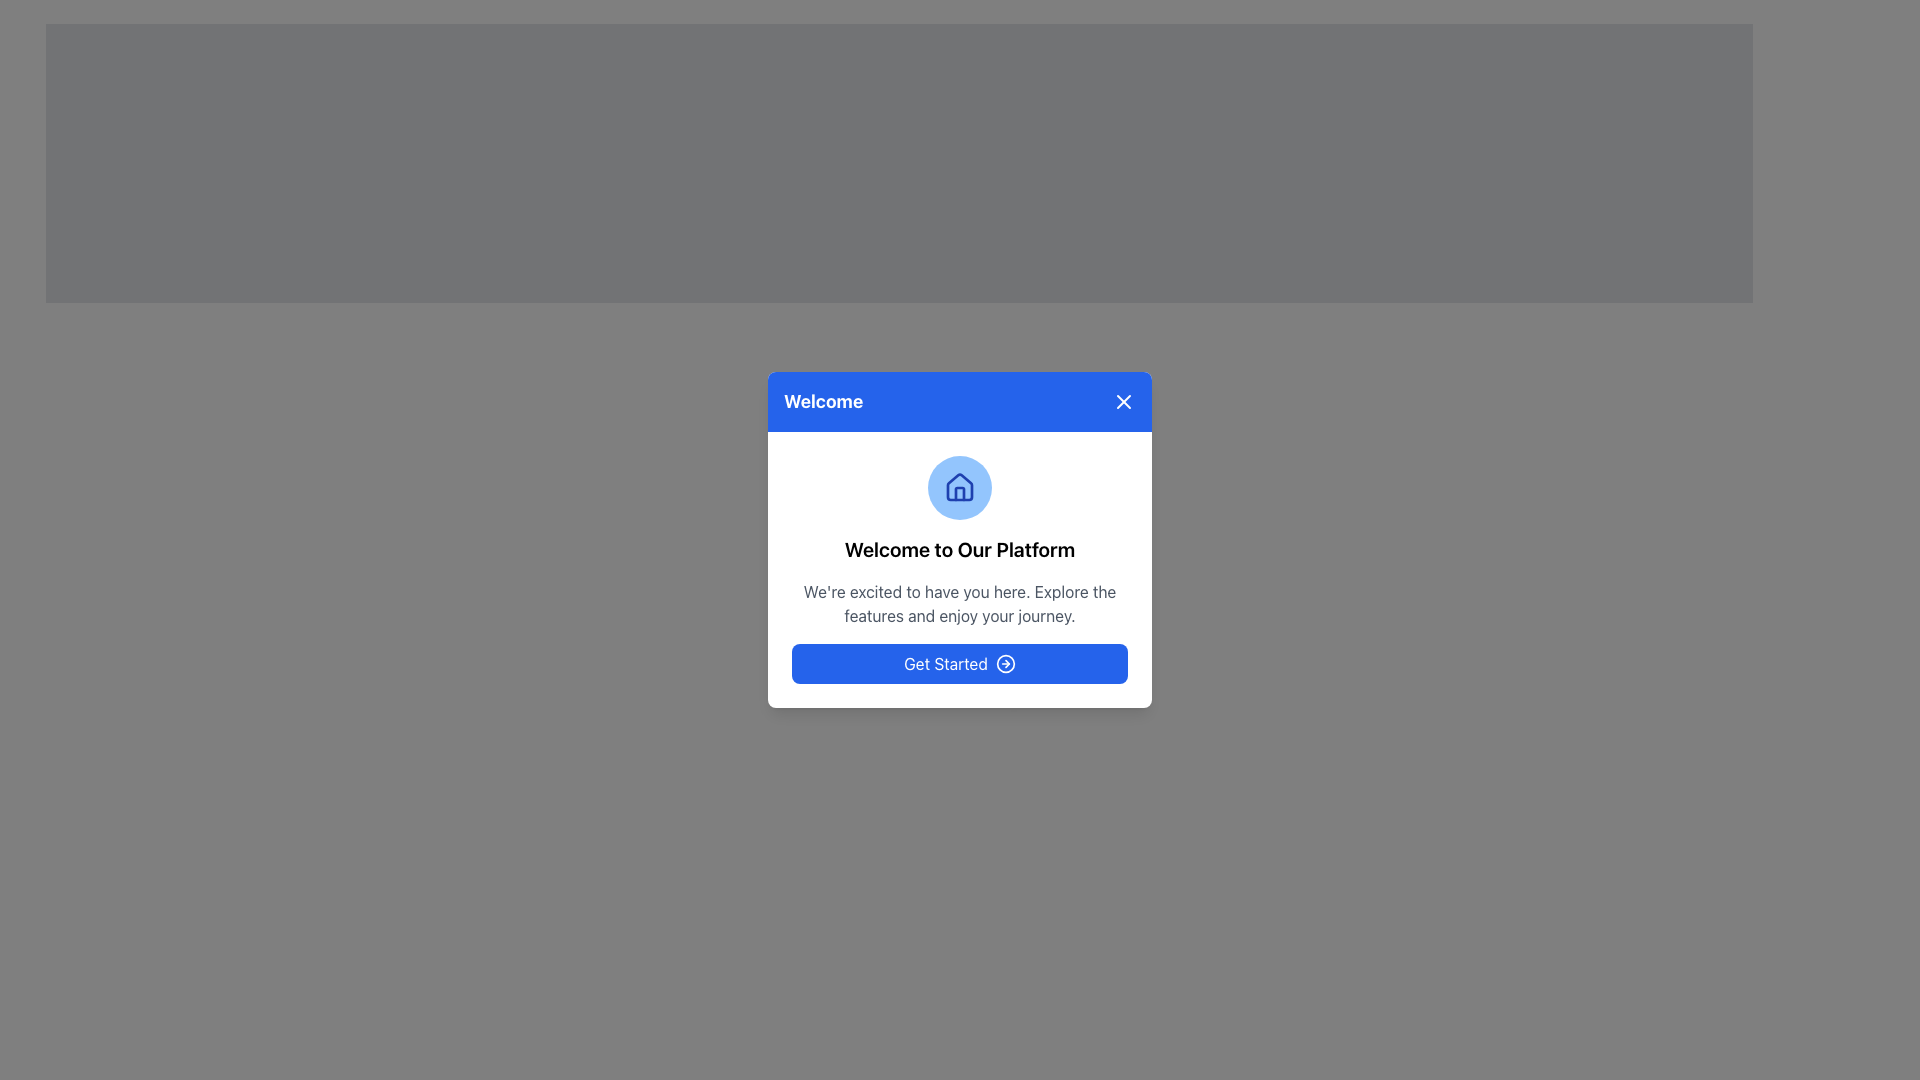  What do you see at coordinates (960, 488) in the screenshot?
I see `the graphical icon representing a home, which is a circular blue icon with a white home symbol, positioned at the top-center of the card interface above the 'Welcome to Our Platform' text and 'Get Started' button` at bounding box center [960, 488].